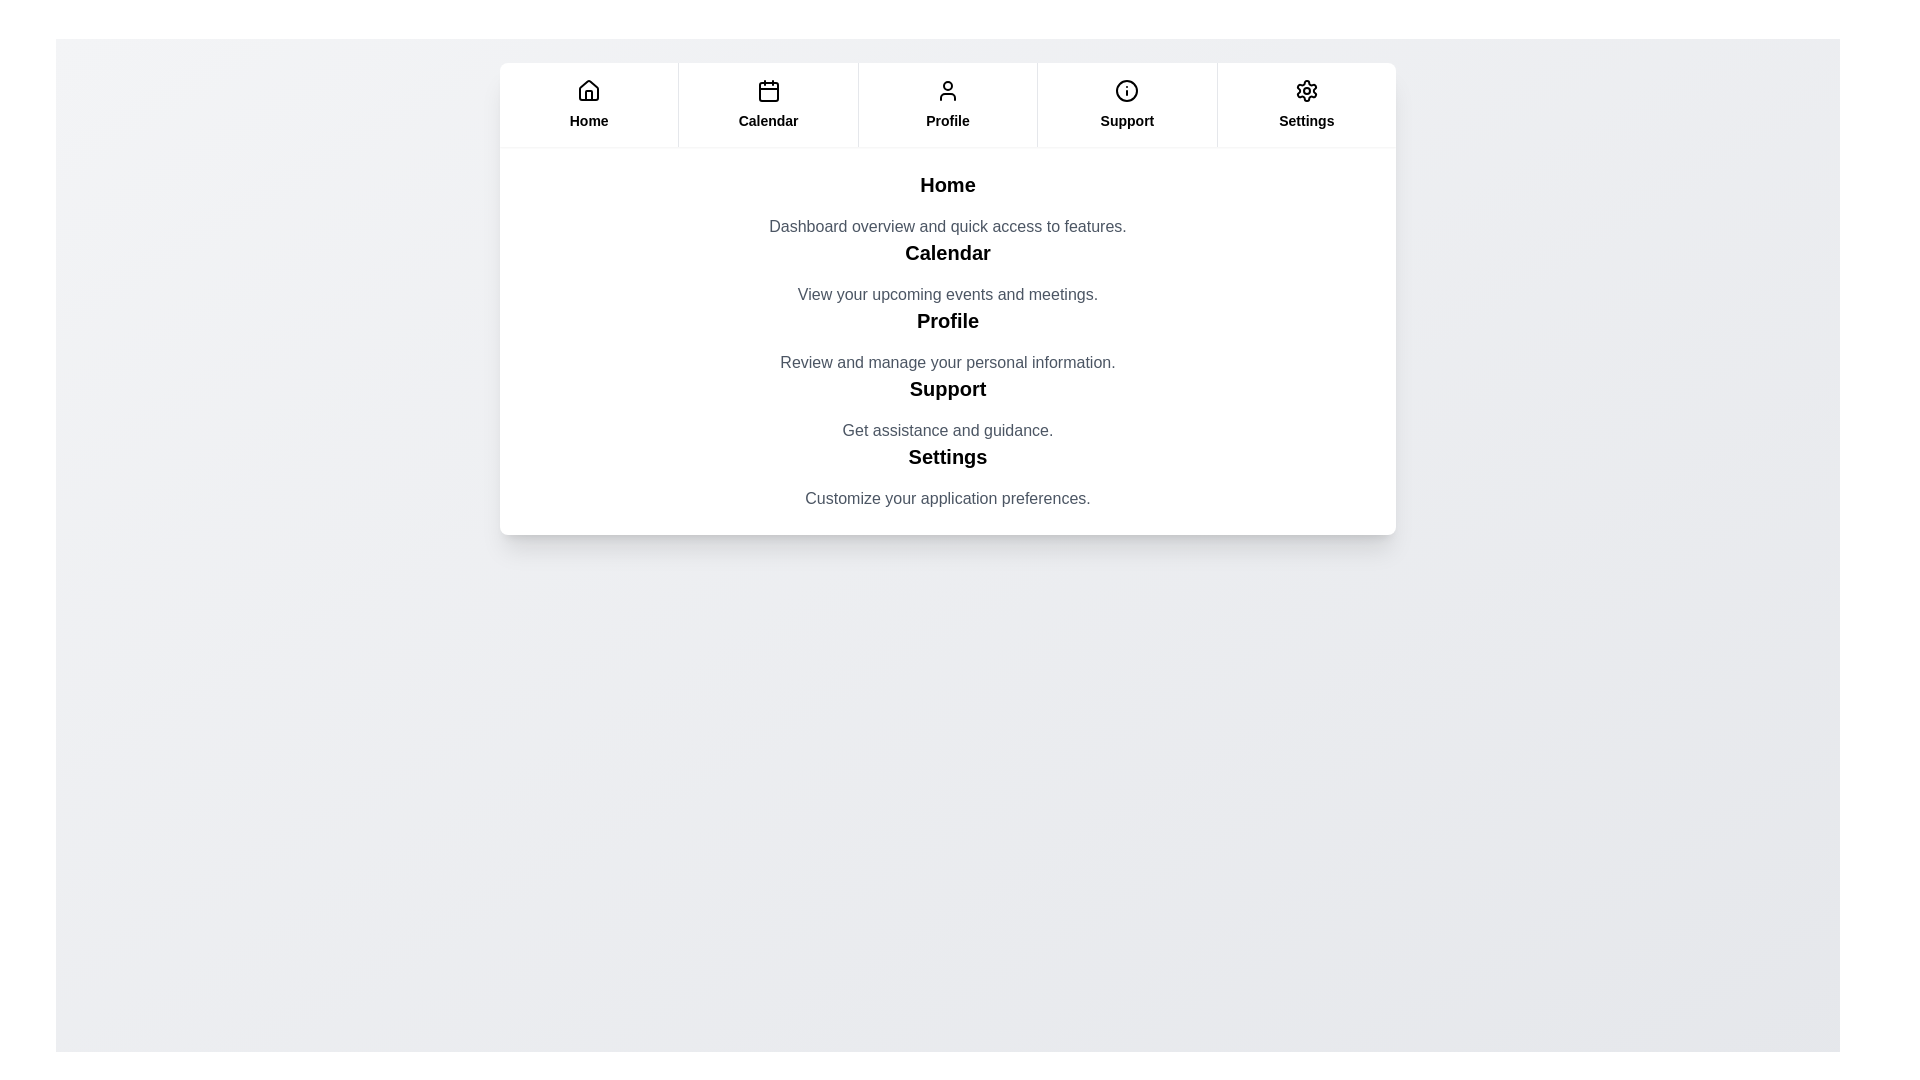  I want to click on the static descriptive text located below the bold 'Profile' heading, which conveys additional information about the 'Profile' section, so click(947, 362).